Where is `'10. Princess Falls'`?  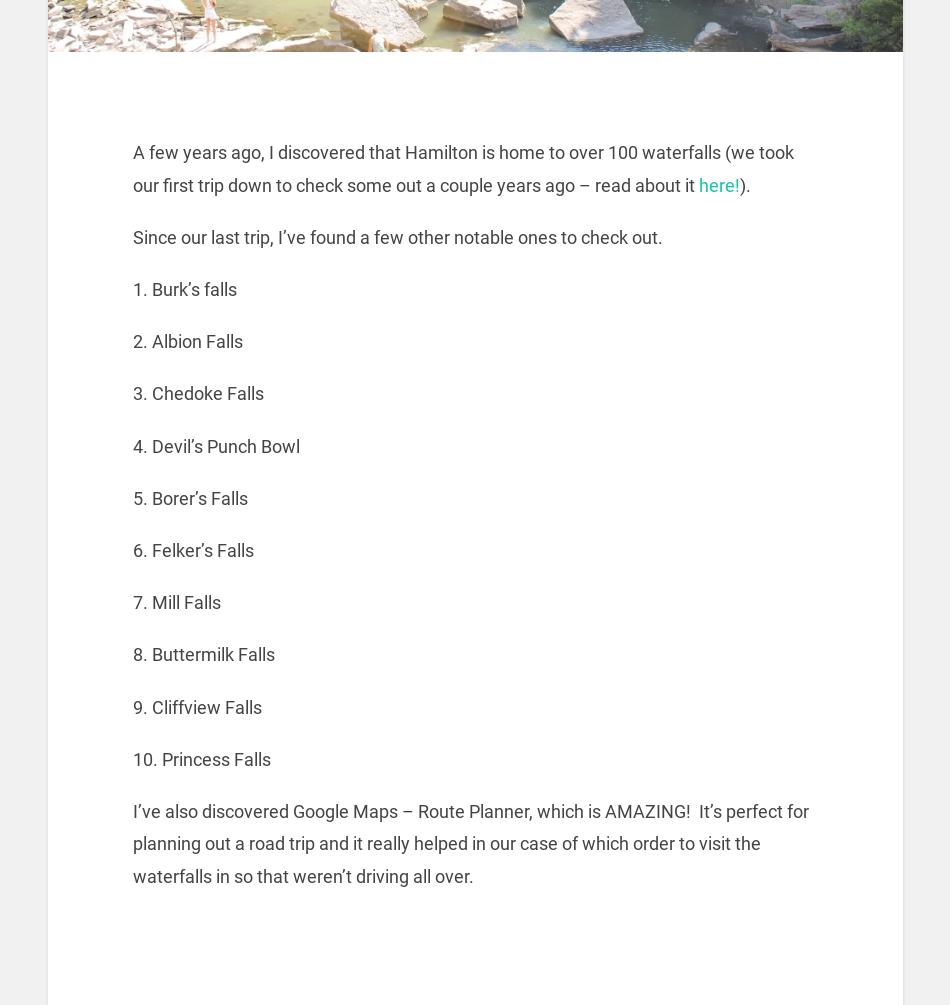 '10. Princess Falls' is located at coordinates (201, 758).